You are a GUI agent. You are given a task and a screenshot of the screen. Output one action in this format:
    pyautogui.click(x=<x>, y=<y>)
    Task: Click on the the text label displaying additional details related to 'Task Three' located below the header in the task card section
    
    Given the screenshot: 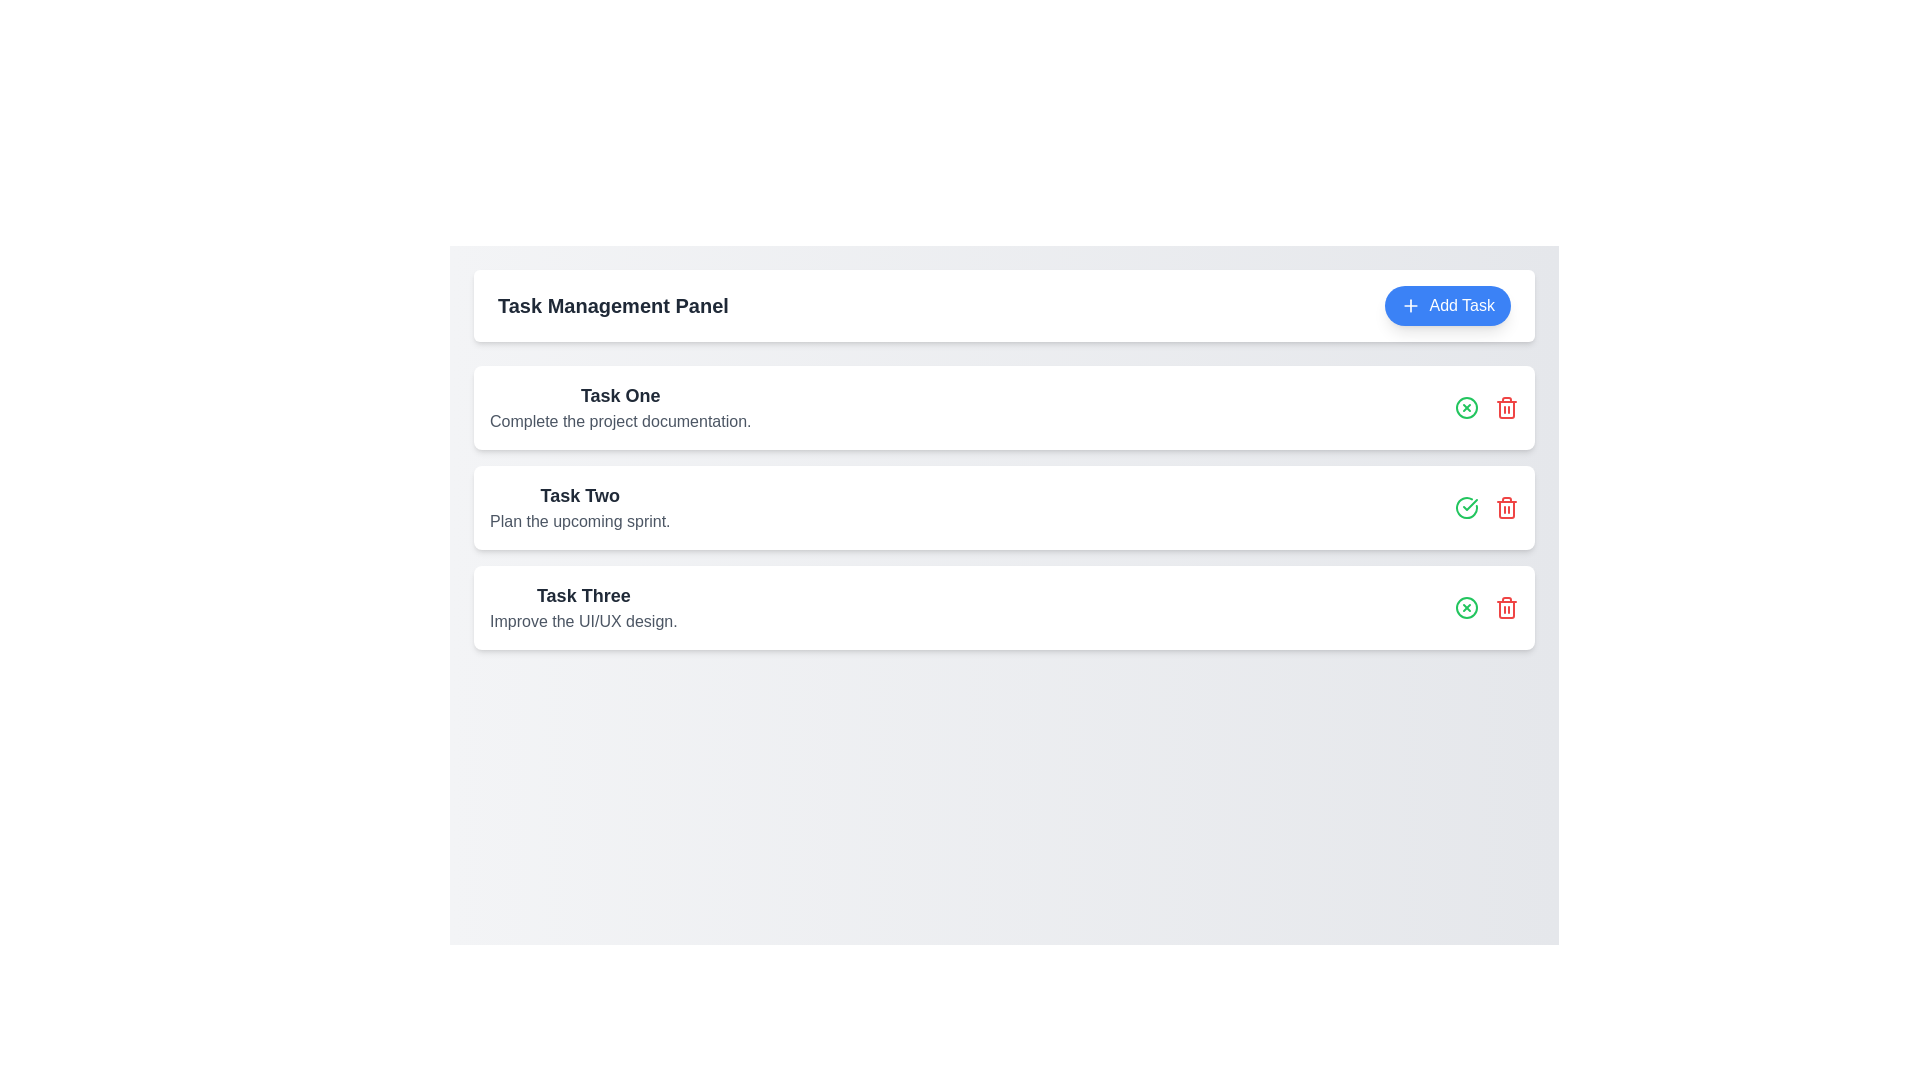 What is the action you would take?
    pyautogui.click(x=582, y=620)
    